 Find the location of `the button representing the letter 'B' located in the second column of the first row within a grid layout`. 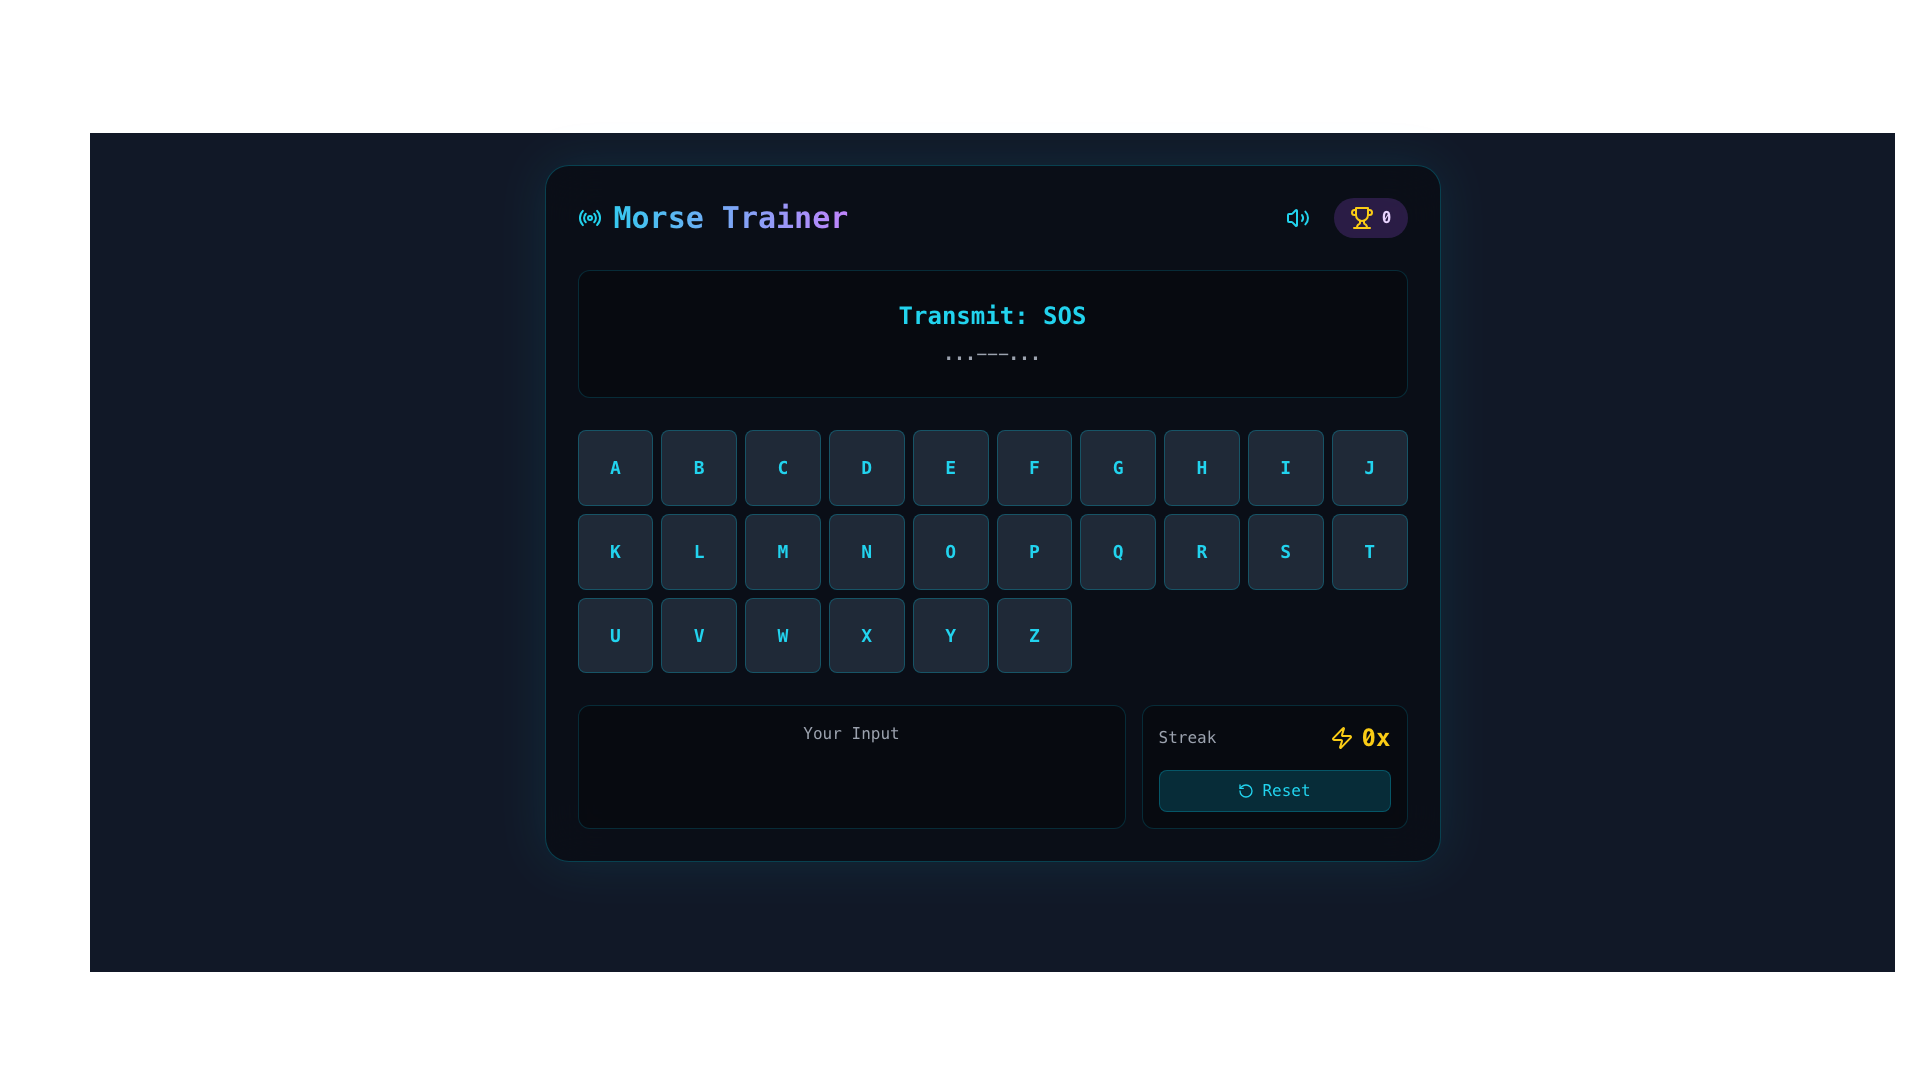

the button representing the letter 'B' located in the second column of the first row within a grid layout is located at coordinates (699, 467).